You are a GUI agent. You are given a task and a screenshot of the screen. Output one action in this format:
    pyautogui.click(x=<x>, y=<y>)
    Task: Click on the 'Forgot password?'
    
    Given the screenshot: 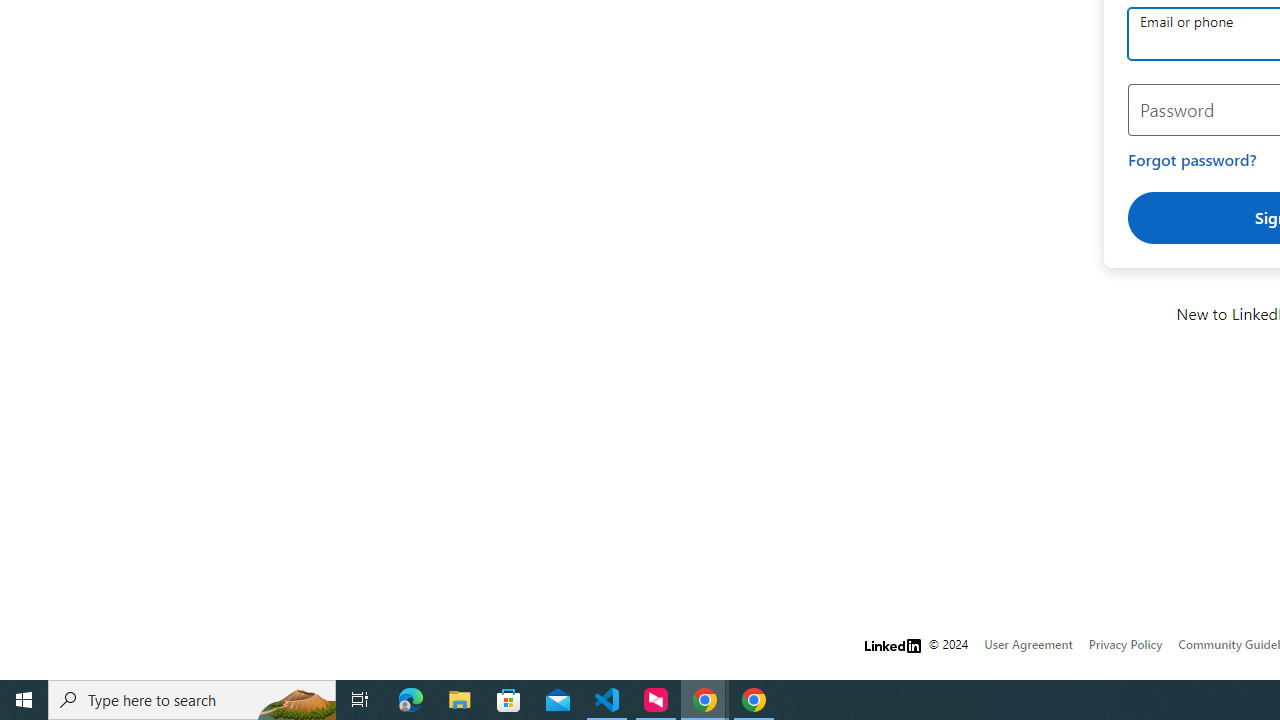 What is the action you would take?
    pyautogui.click(x=1192, y=159)
    